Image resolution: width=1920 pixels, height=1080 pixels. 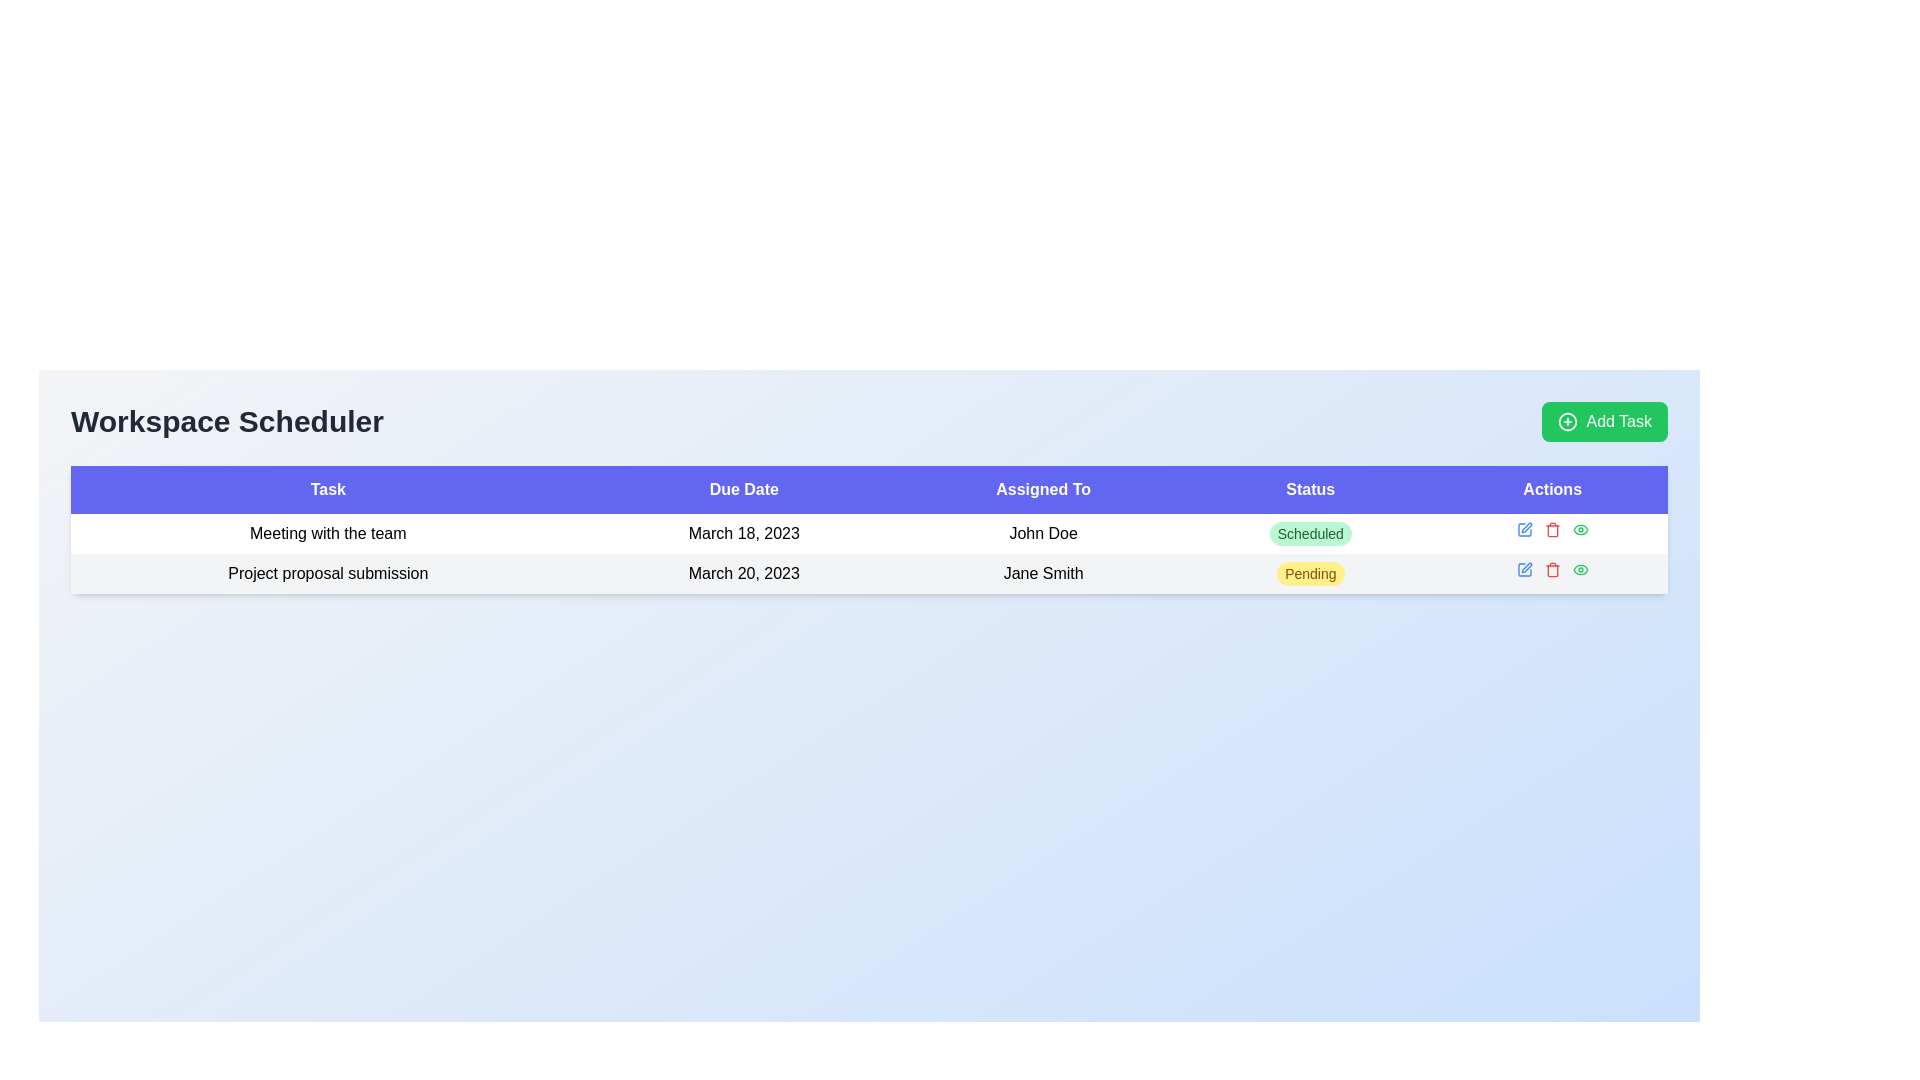 I want to click on the 'Status' table header cell, which has a blue background and white text, positioned between 'Assigned To' and 'Actions' in the table header row, so click(x=1310, y=489).